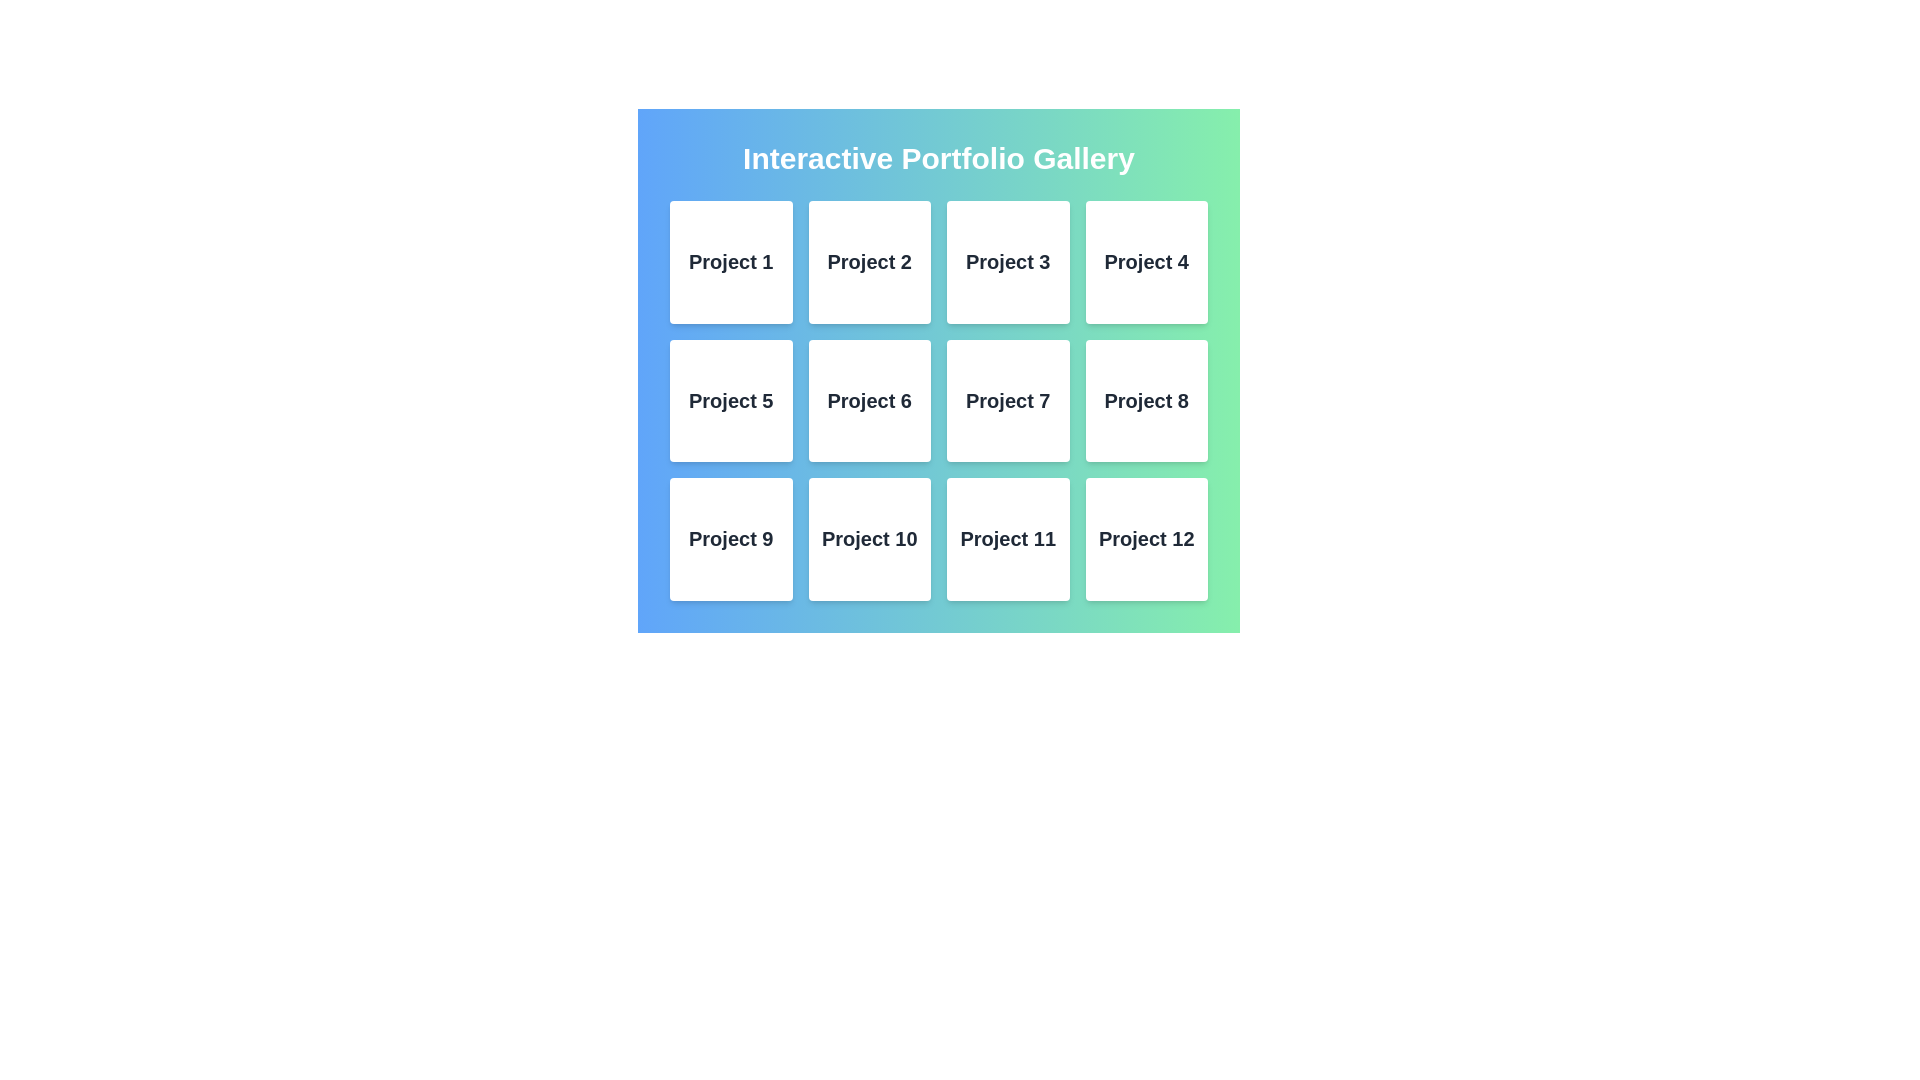 The height and width of the screenshot is (1080, 1920). What do you see at coordinates (938, 370) in the screenshot?
I see `the individual items within the 'Interactive Portfolio Gallery' that contains text boxes titled 'Project 1' through 'Project 12'` at bounding box center [938, 370].